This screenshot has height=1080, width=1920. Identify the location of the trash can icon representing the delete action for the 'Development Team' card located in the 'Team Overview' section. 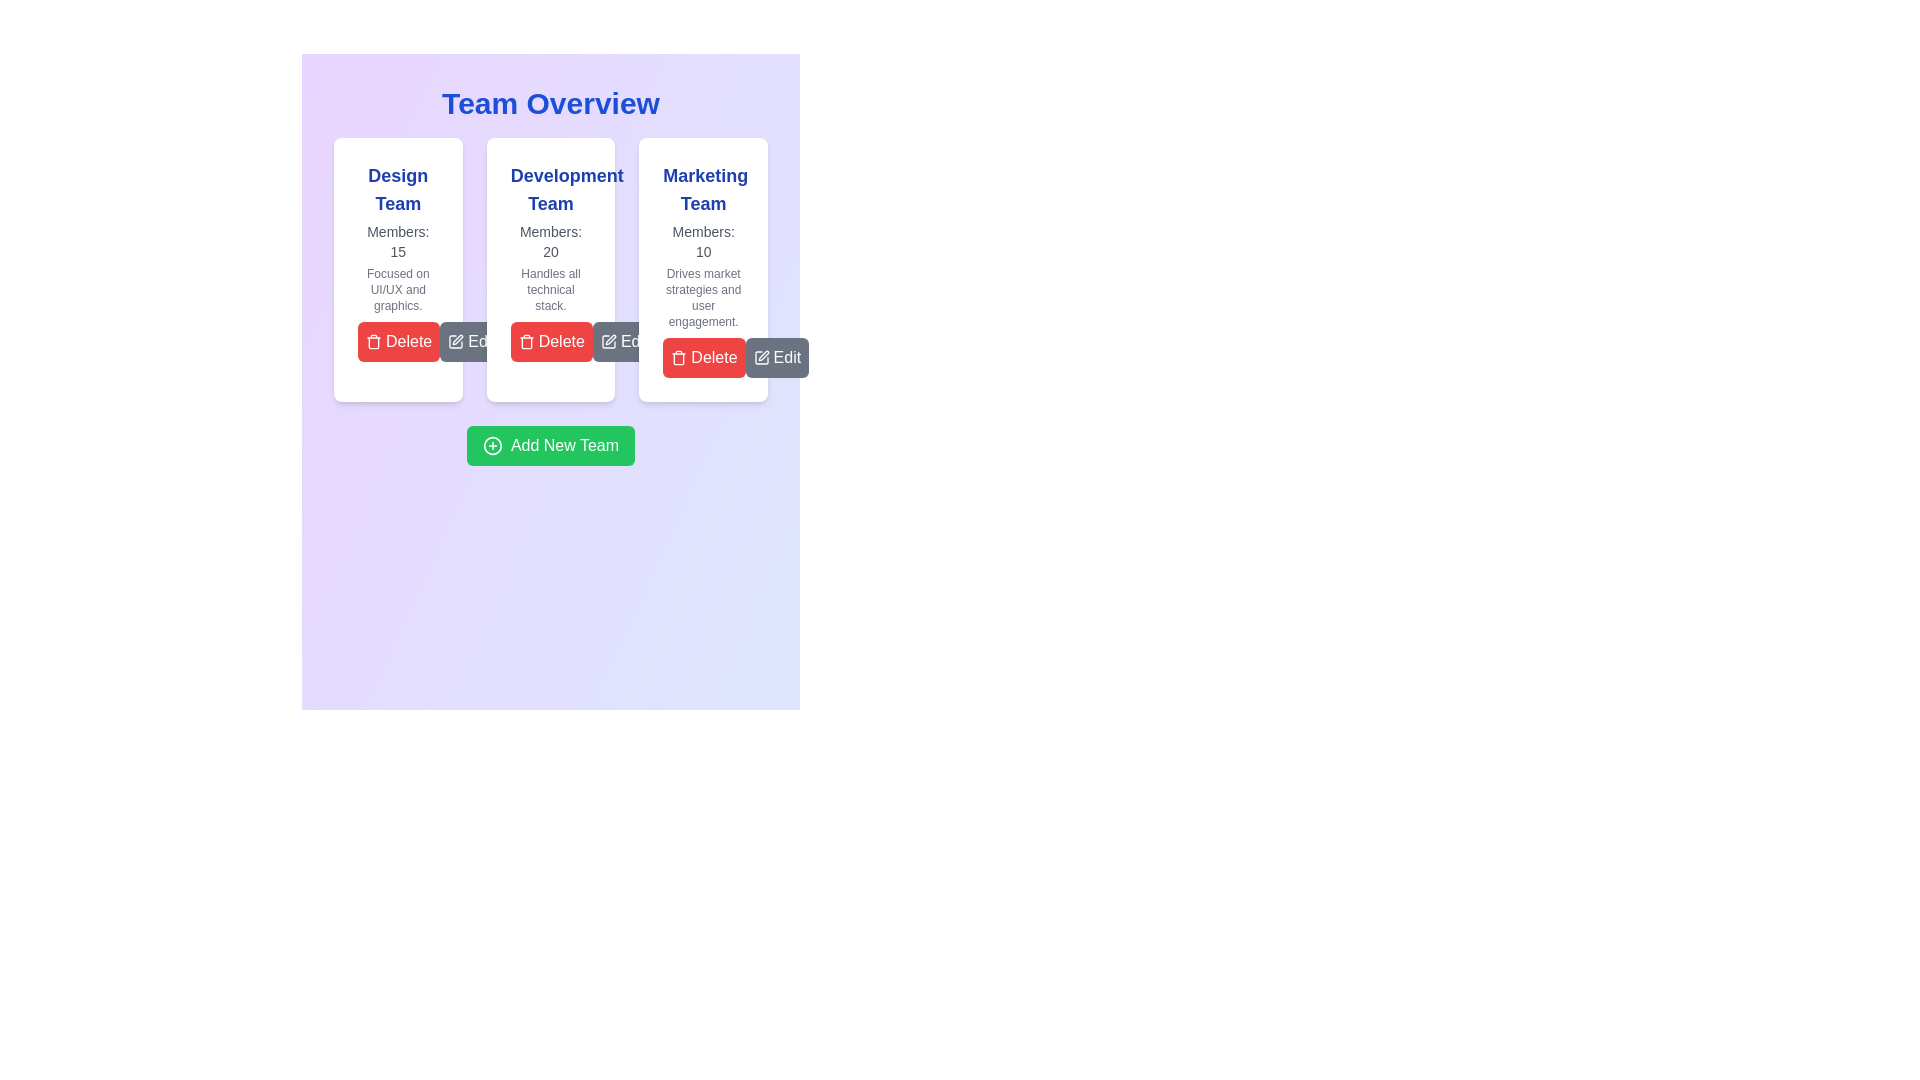
(526, 342).